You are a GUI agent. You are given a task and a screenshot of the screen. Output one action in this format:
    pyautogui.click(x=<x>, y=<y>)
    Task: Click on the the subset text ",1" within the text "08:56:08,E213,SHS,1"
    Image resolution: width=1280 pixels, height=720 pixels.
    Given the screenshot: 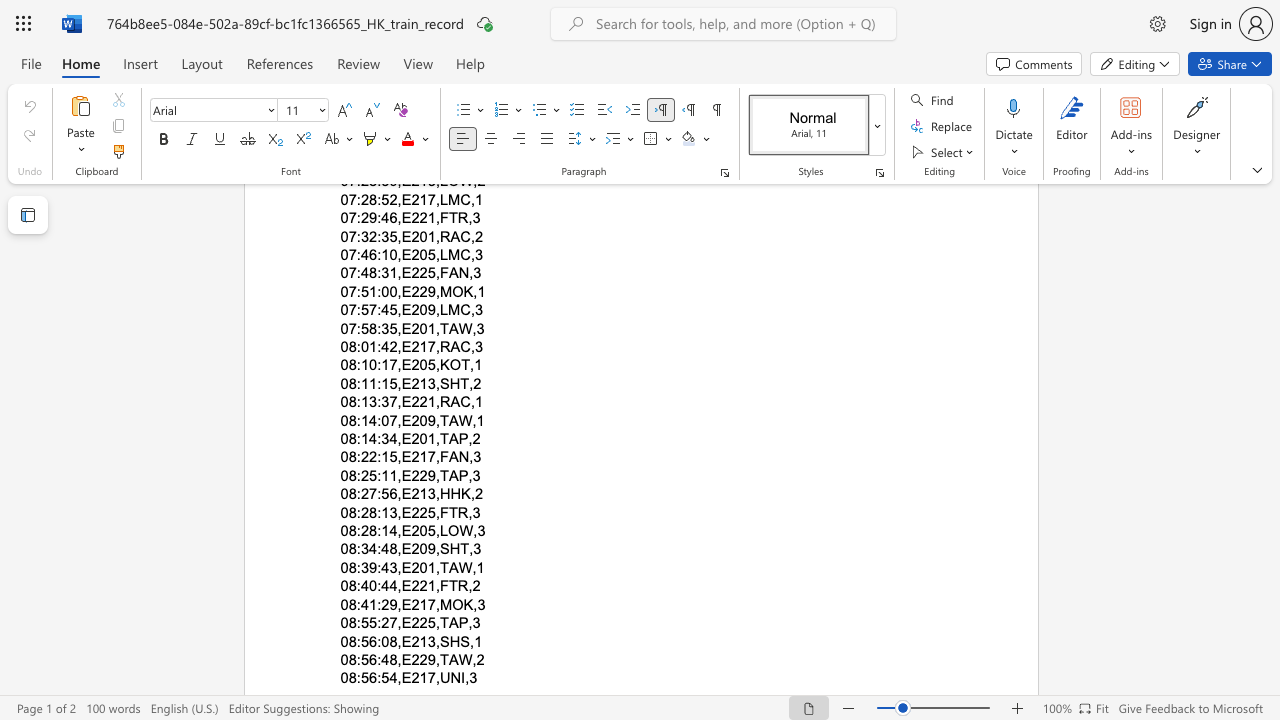 What is the action you would take?
    pyautogui.click(x=469, y=641)
    